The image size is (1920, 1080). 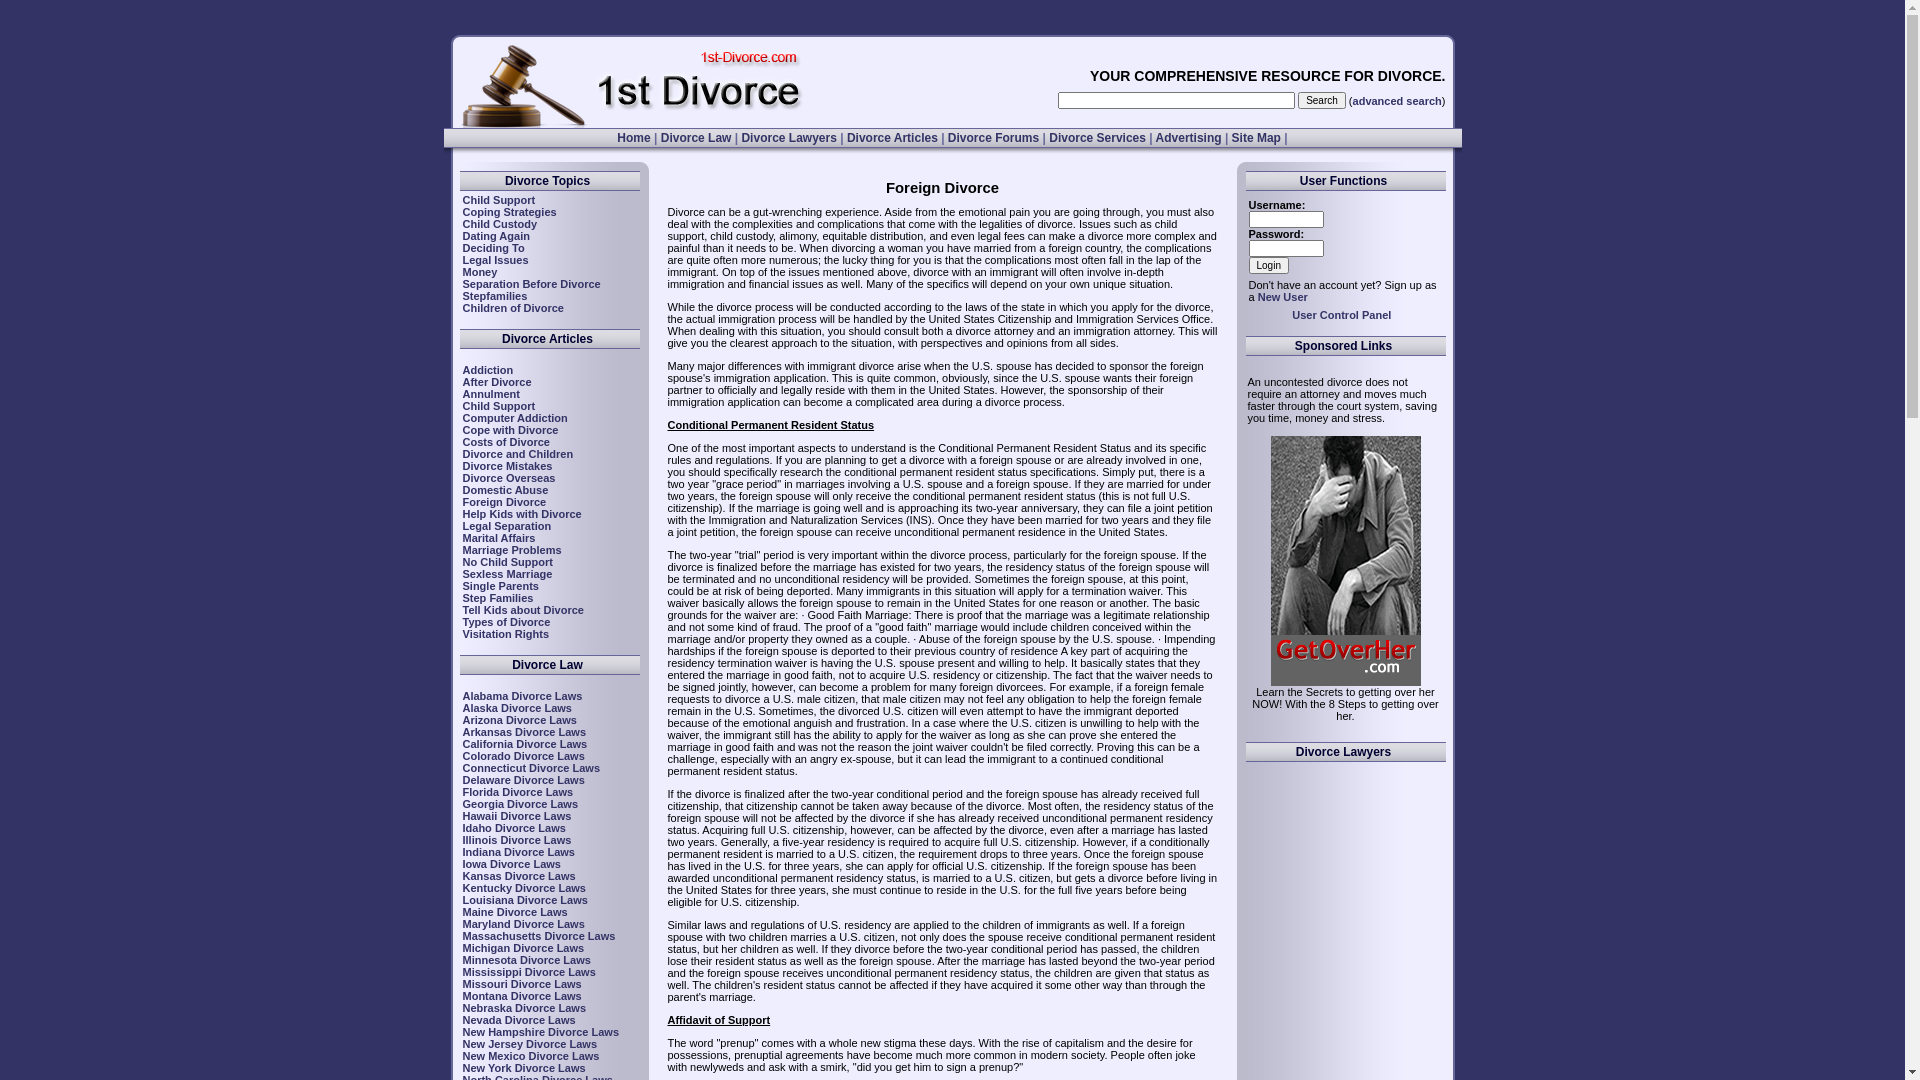 What do you see at coordinates (518, 1019) in the screenshot?
I see `'Nevada Divorce Laws'` at bounding box center [518, 1019].